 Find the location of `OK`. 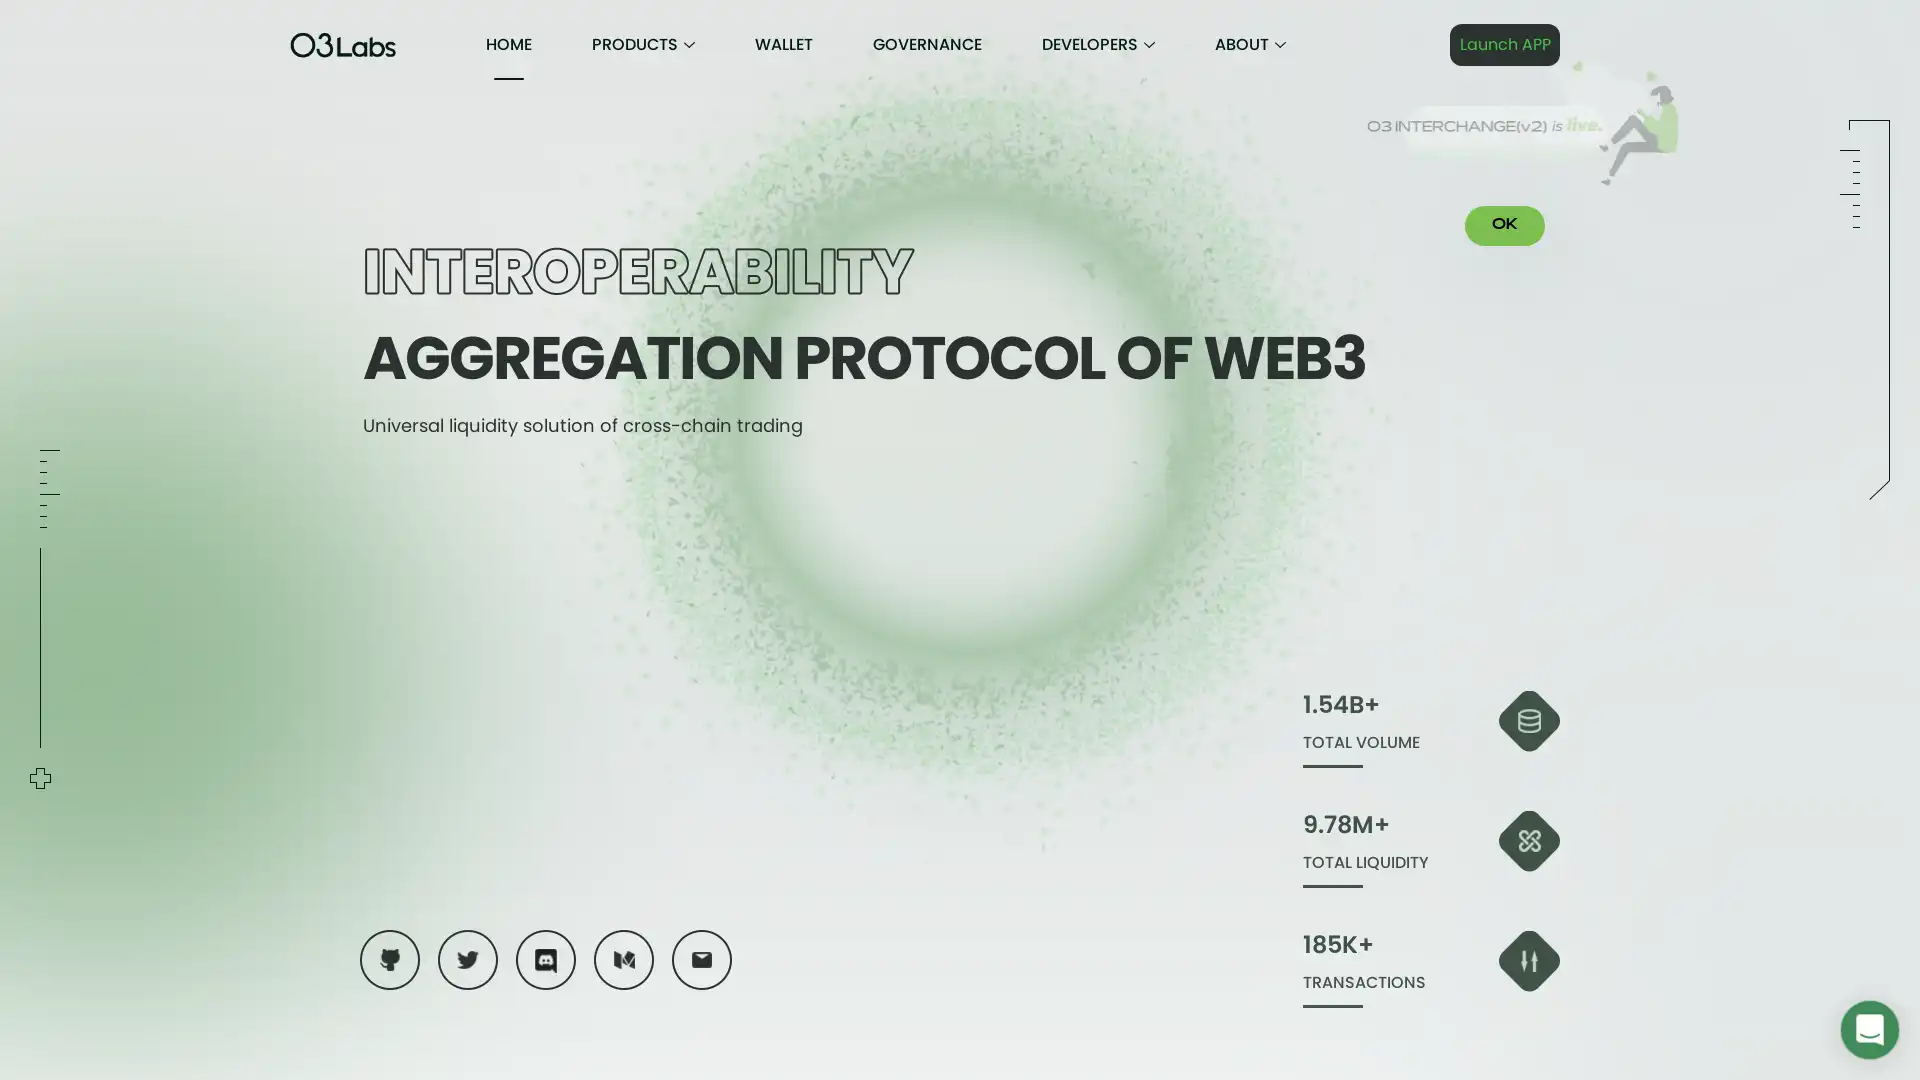

OK is located at coordinates (1505, 225).